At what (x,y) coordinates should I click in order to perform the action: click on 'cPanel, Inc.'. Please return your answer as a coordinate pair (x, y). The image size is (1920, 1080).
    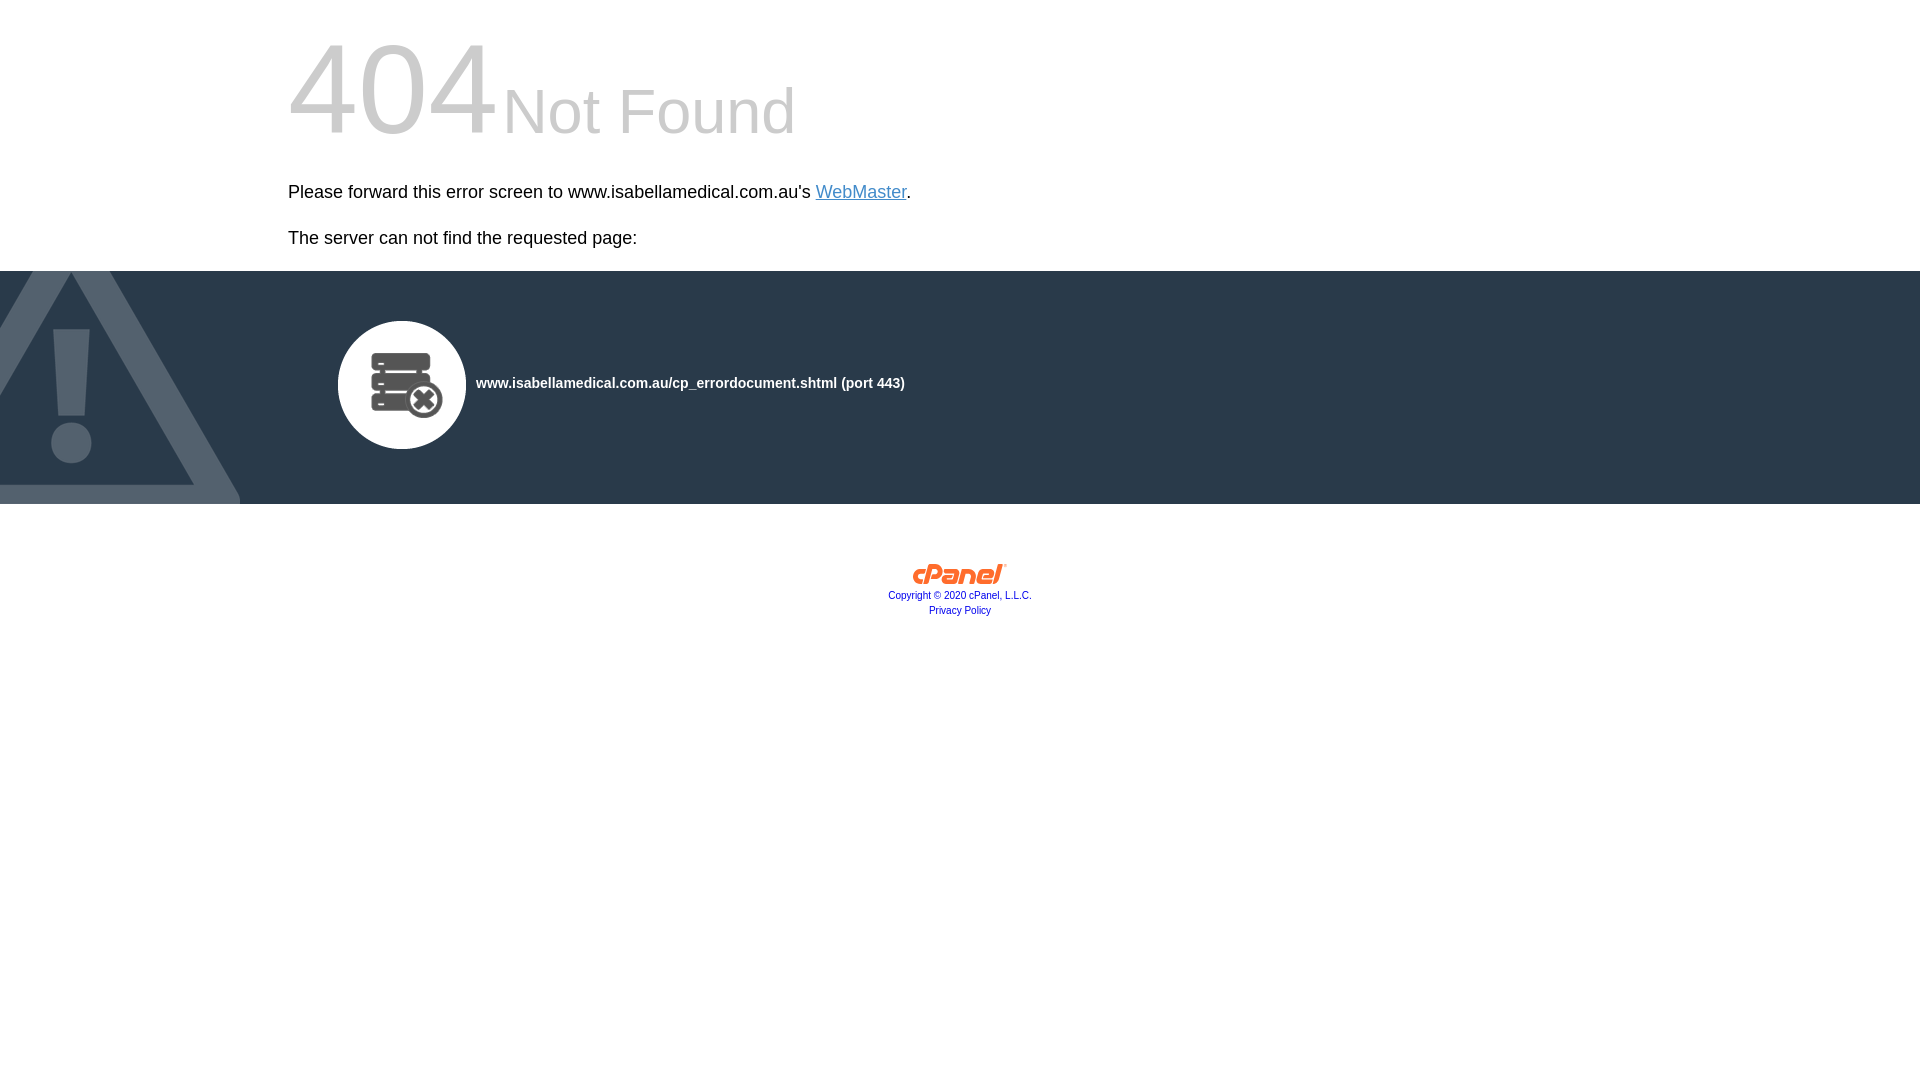
    Looking at the image, I should click on (960, 578).